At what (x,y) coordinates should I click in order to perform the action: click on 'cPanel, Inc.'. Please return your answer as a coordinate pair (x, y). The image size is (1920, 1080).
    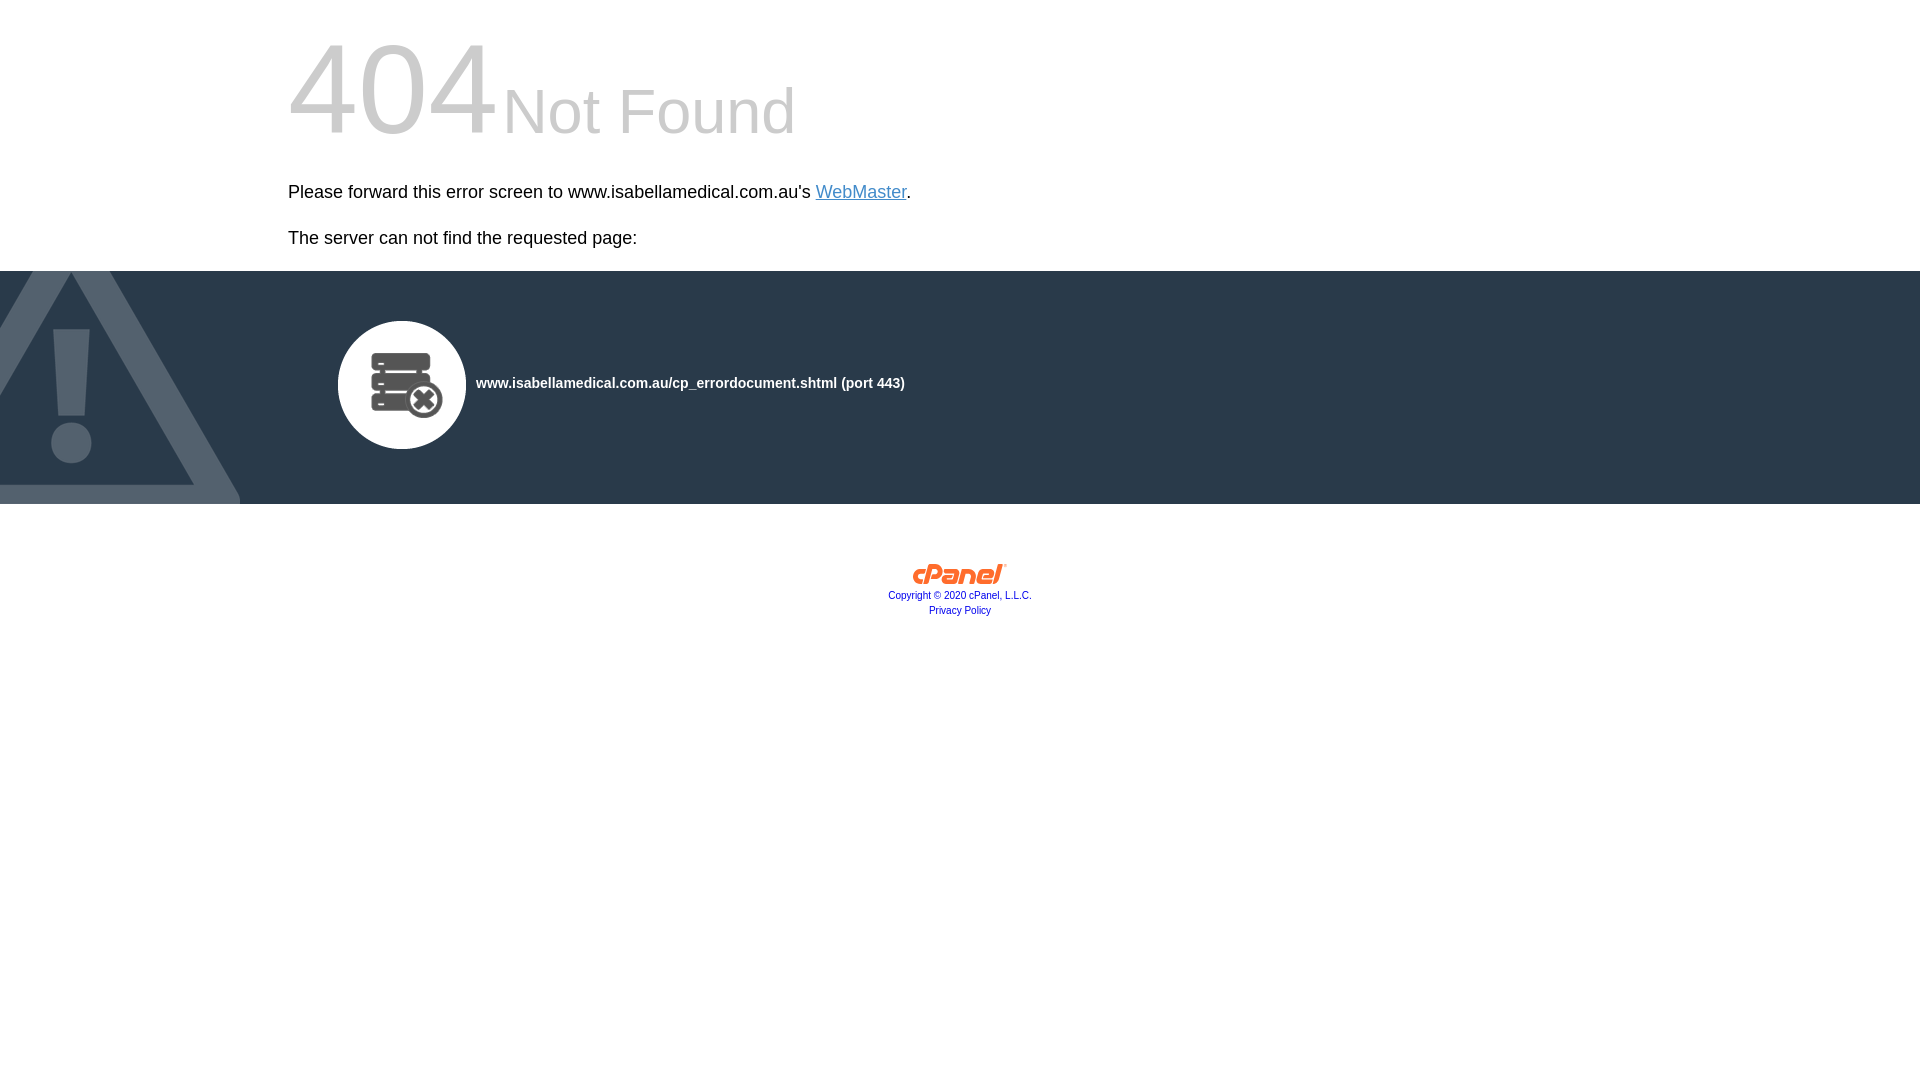
    Looking at the image, I should click on (960, 578).